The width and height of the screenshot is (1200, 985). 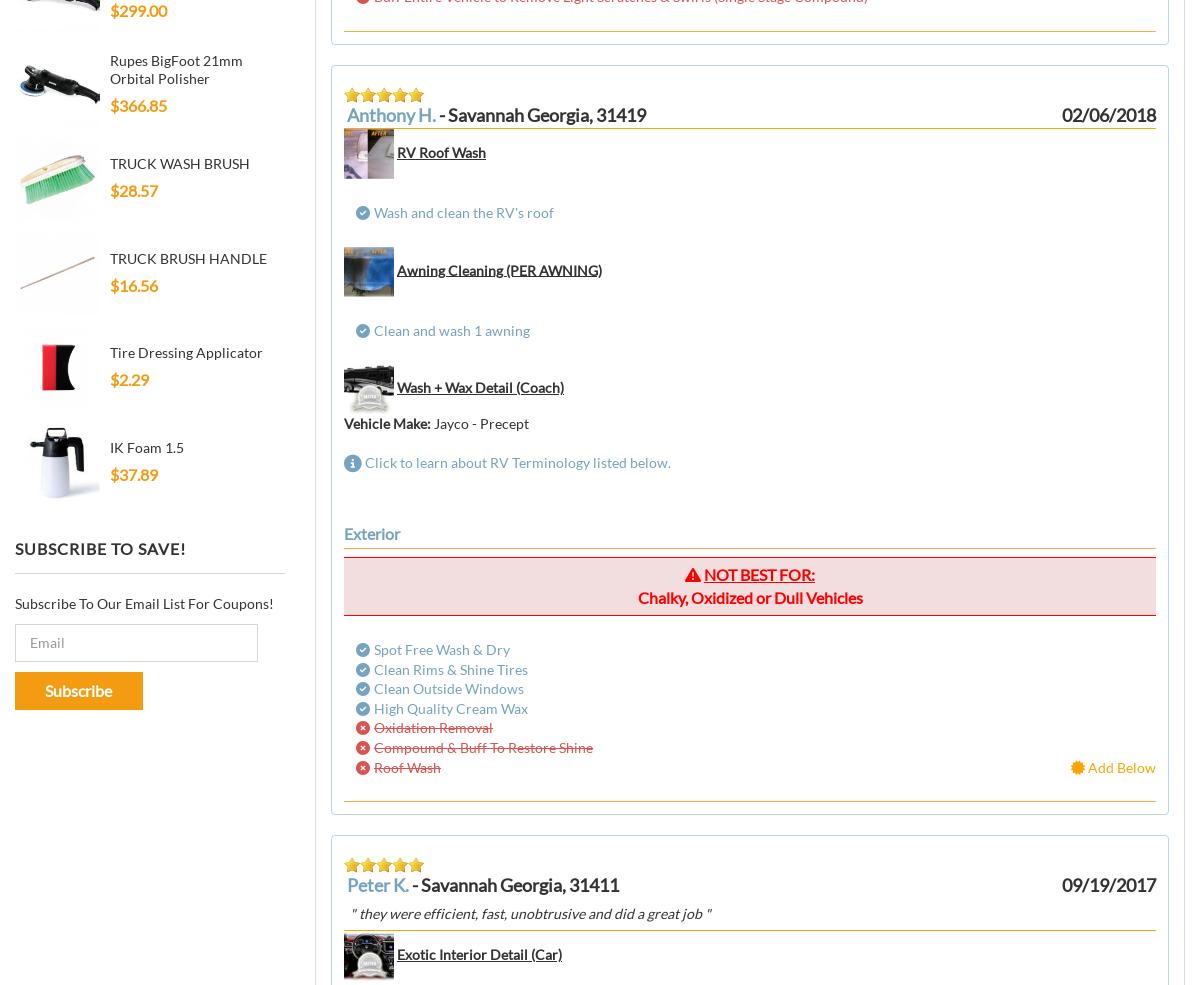 I want to click on 'RV Roof Wash', so click(x=441, y=151).